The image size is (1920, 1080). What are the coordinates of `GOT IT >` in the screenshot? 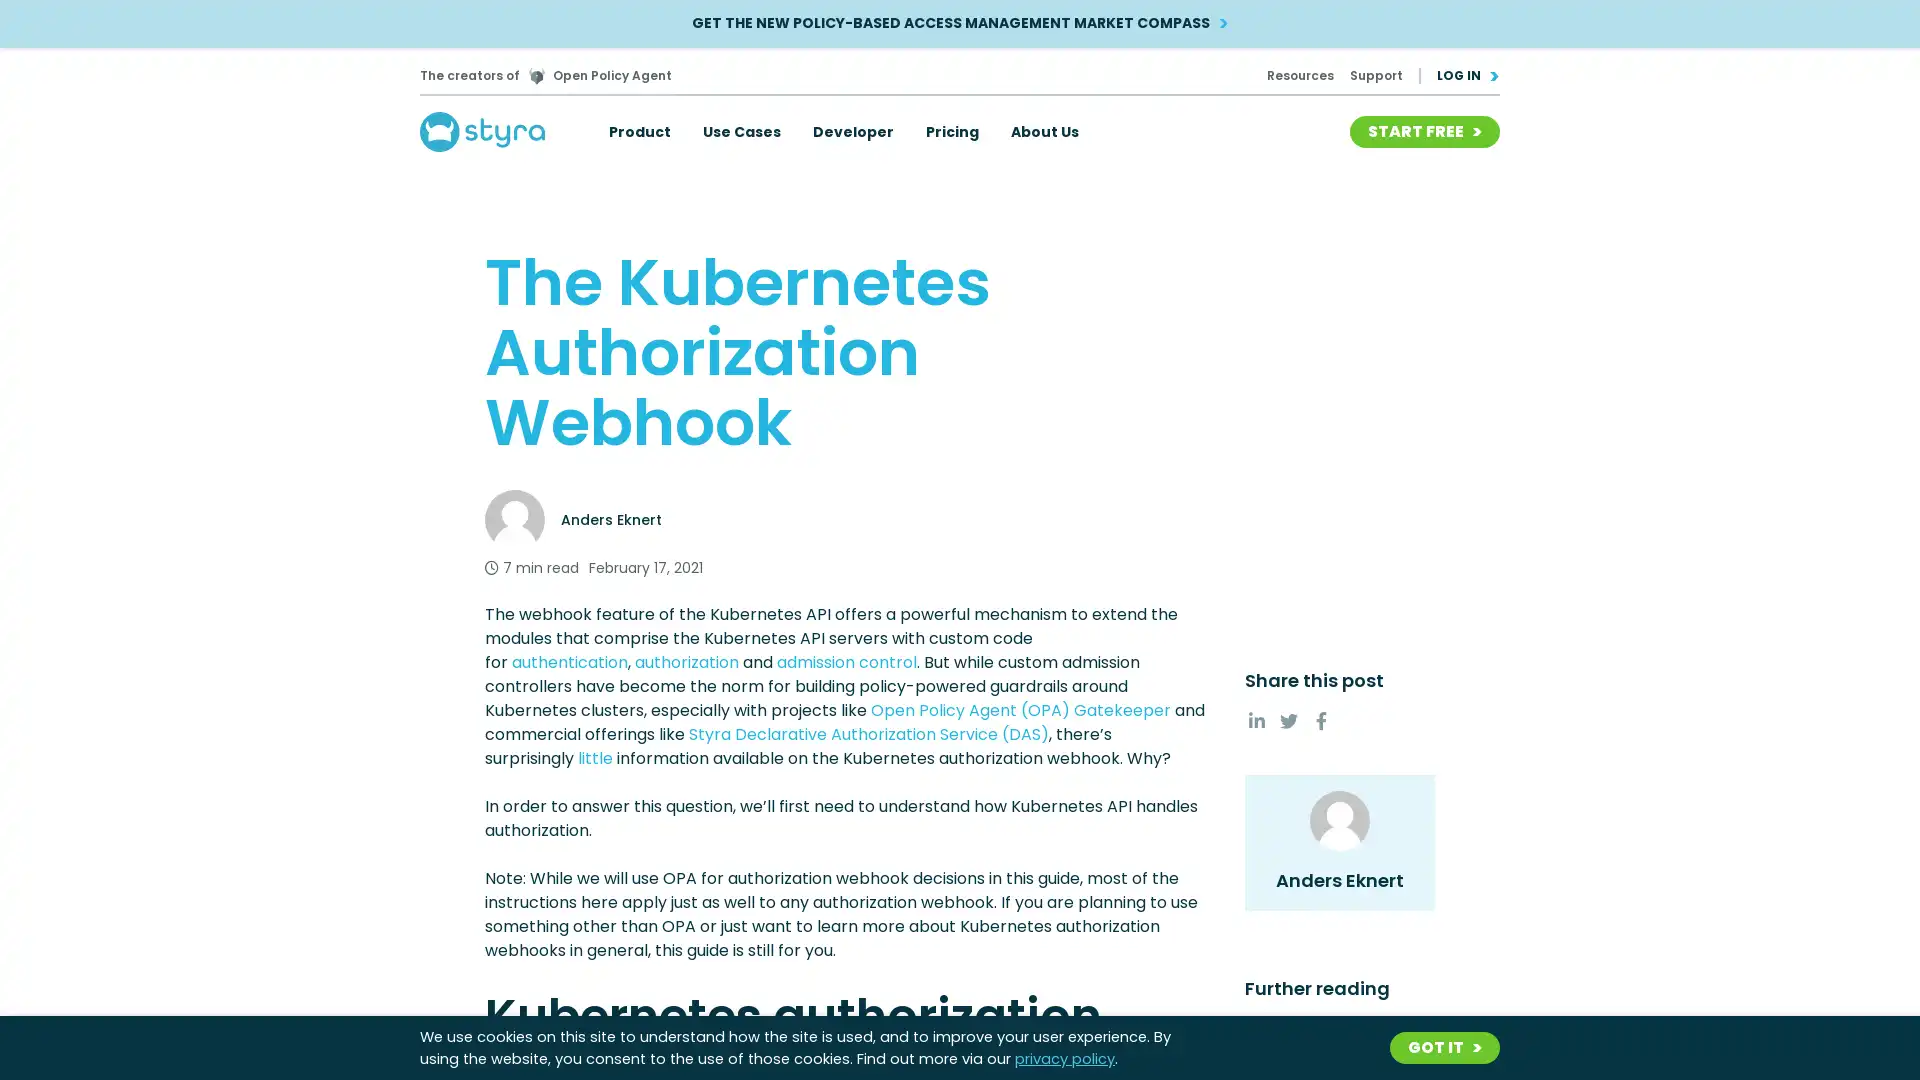 It's located at (1444, 1047).